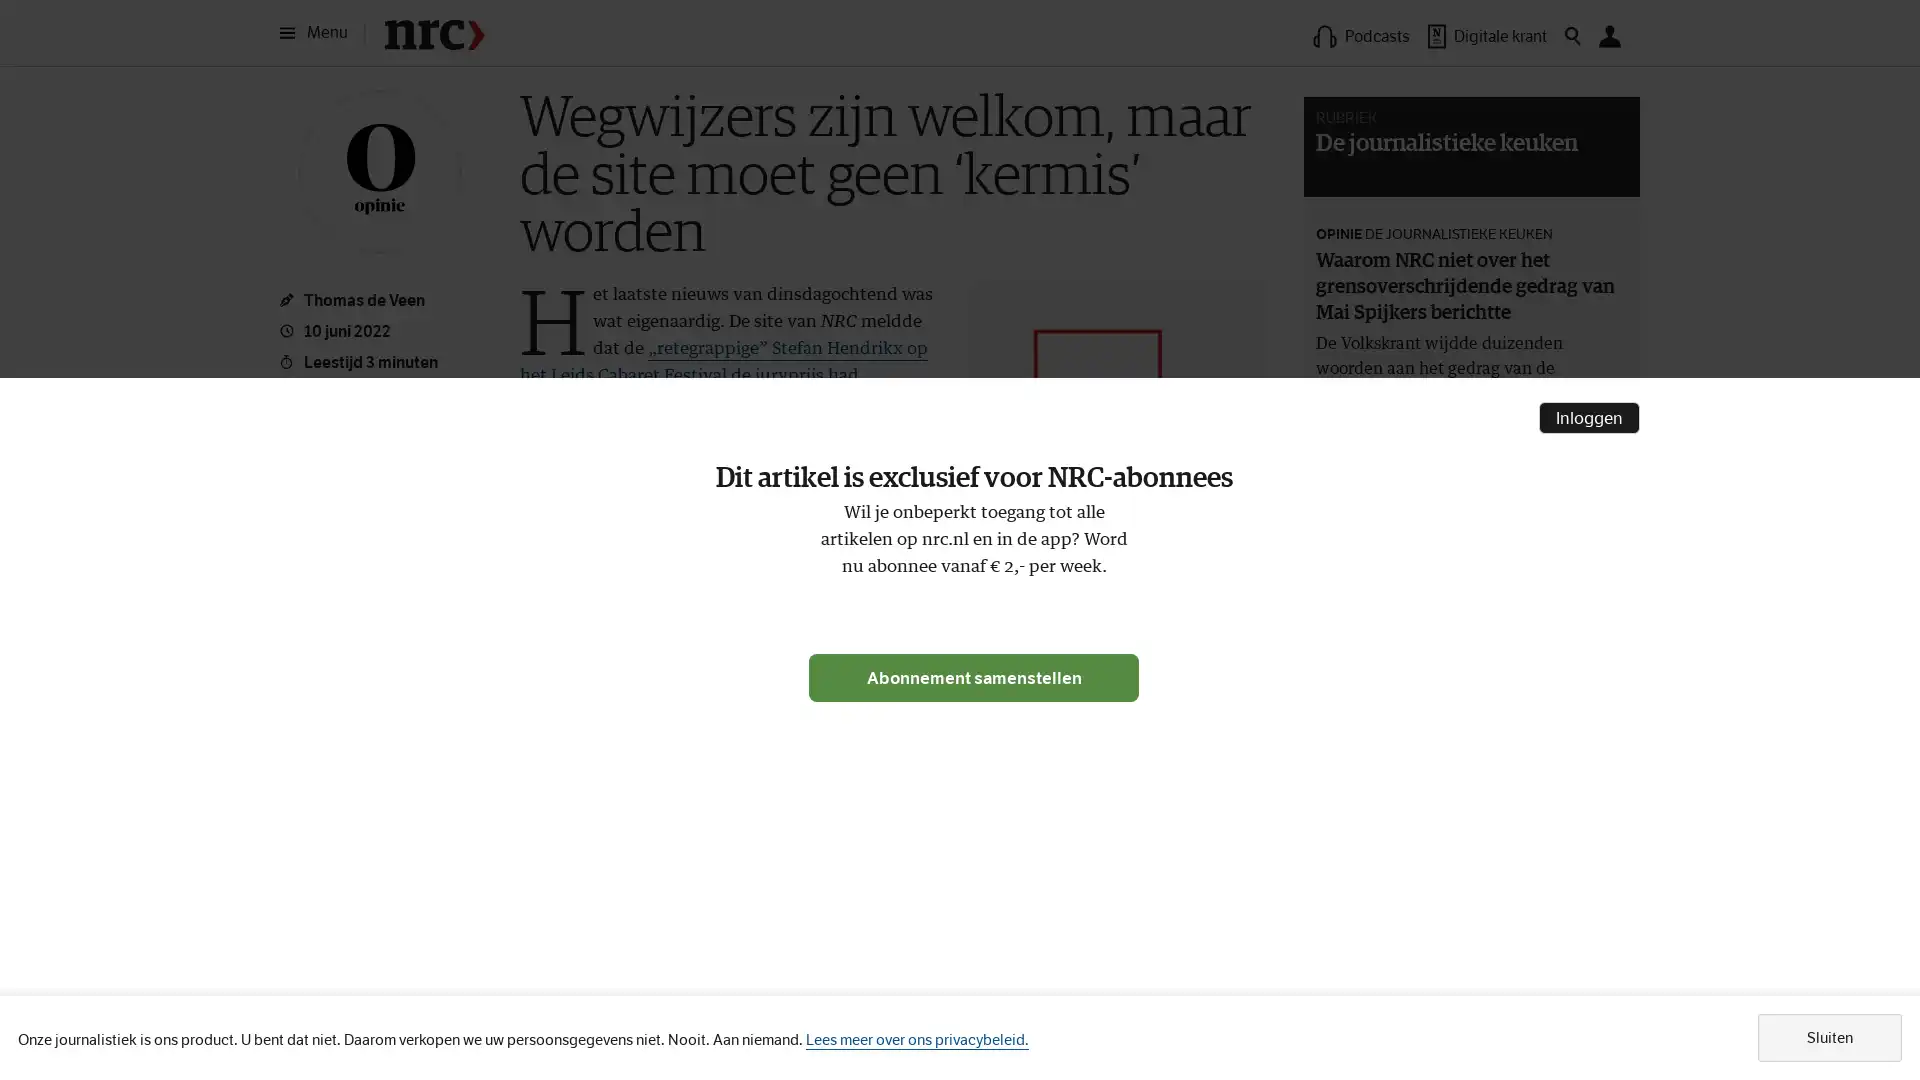  What do you see at coordinates (561, 709) in the screenshot?
I see `Leeslijst` at bounding box center [561, 709].